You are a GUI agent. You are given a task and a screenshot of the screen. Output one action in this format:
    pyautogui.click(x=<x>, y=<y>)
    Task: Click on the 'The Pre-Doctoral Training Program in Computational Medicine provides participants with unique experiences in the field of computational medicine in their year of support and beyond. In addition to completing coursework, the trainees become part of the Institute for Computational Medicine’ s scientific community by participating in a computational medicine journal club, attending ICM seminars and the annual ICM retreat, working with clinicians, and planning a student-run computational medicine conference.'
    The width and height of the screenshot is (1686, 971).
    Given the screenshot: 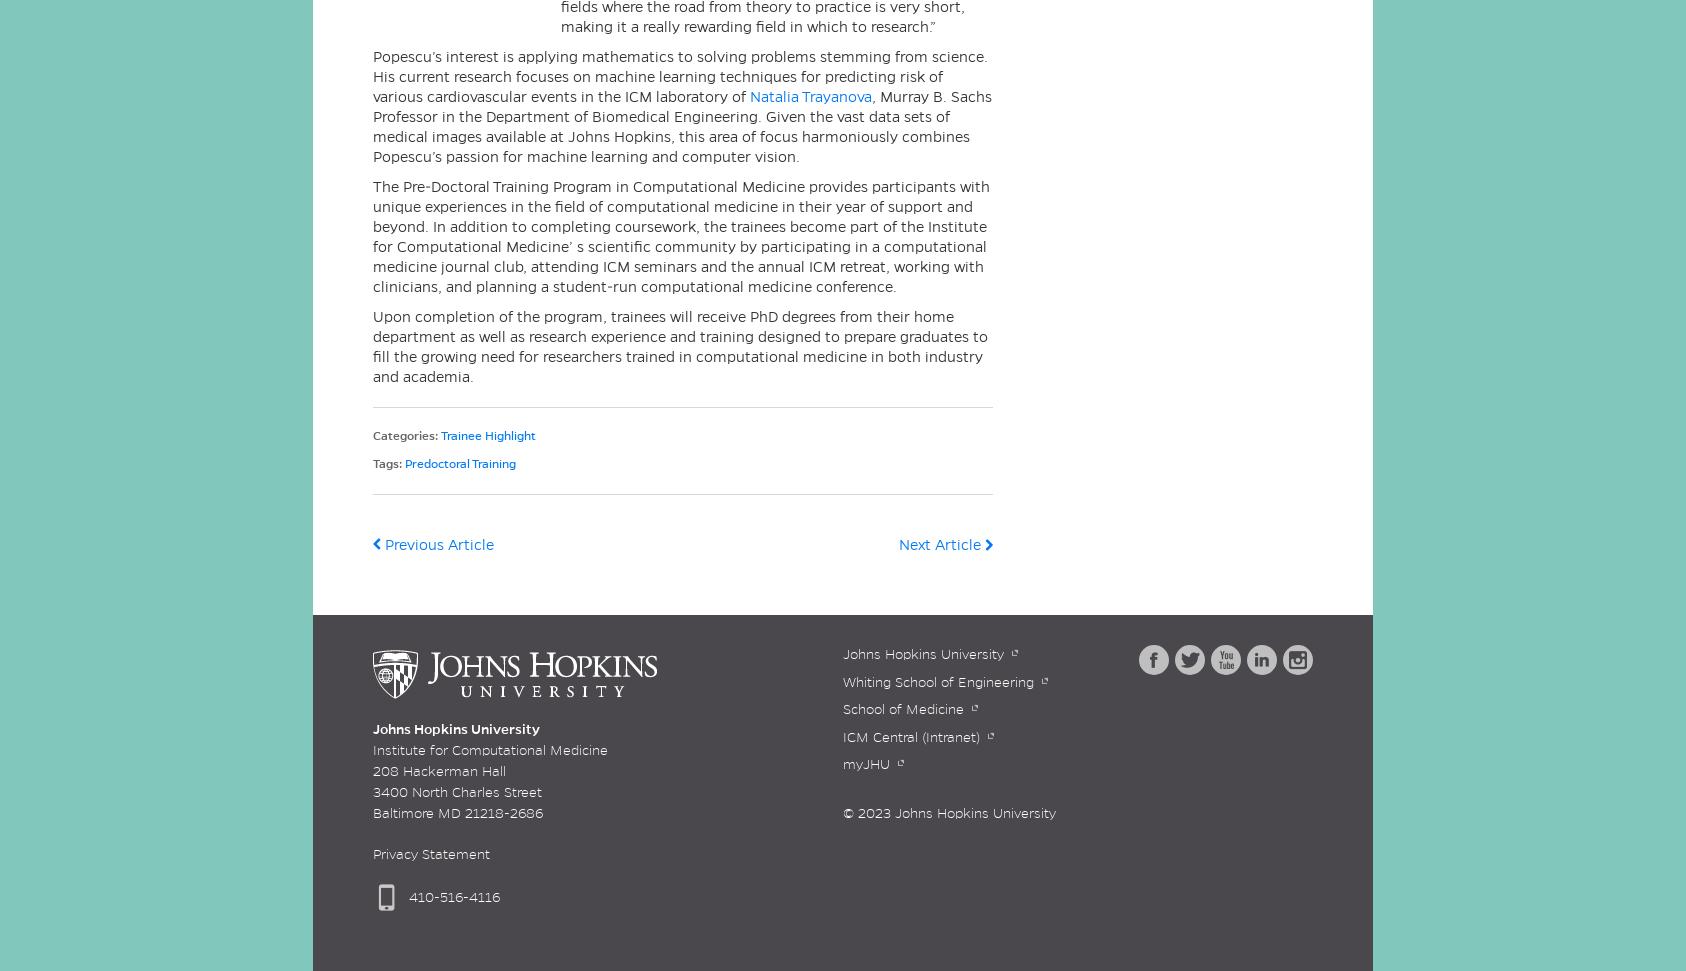 What is the action you would take?
    pyautogui.click(x=371, y=235)
    